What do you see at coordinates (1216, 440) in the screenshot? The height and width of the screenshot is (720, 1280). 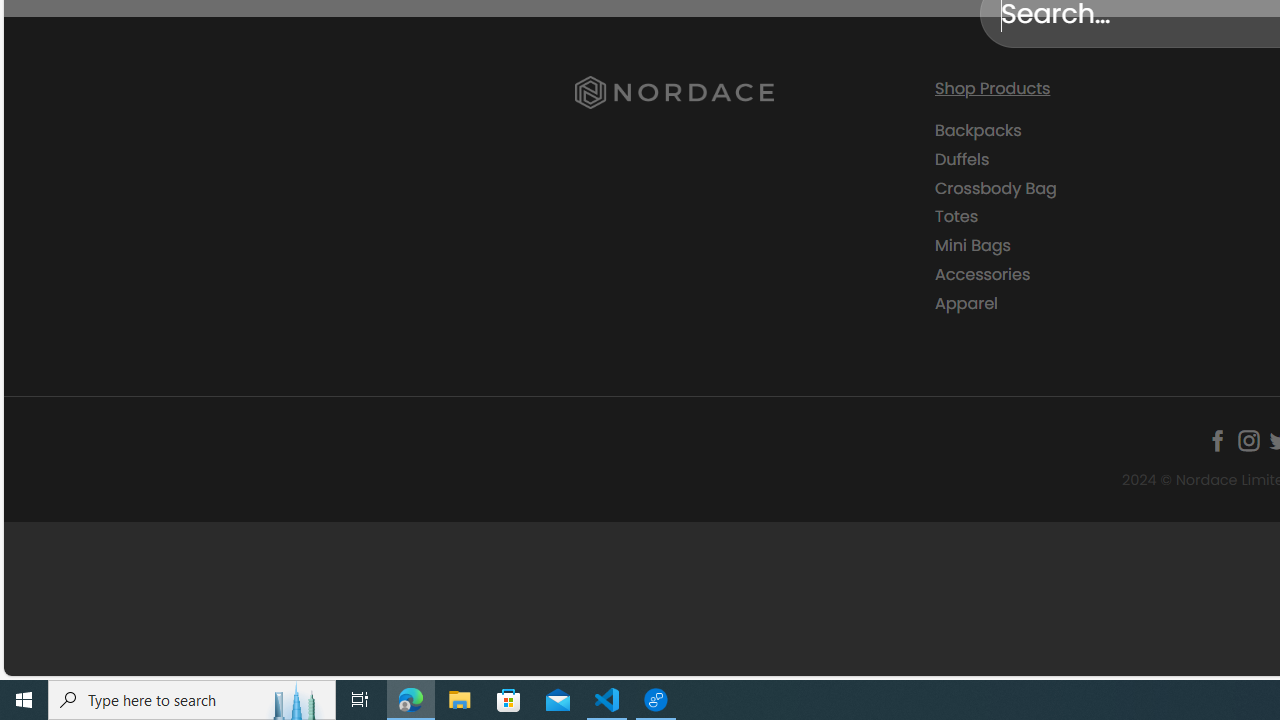 I see `'Follow on Facebook'` at bounding box center [1216, 440].